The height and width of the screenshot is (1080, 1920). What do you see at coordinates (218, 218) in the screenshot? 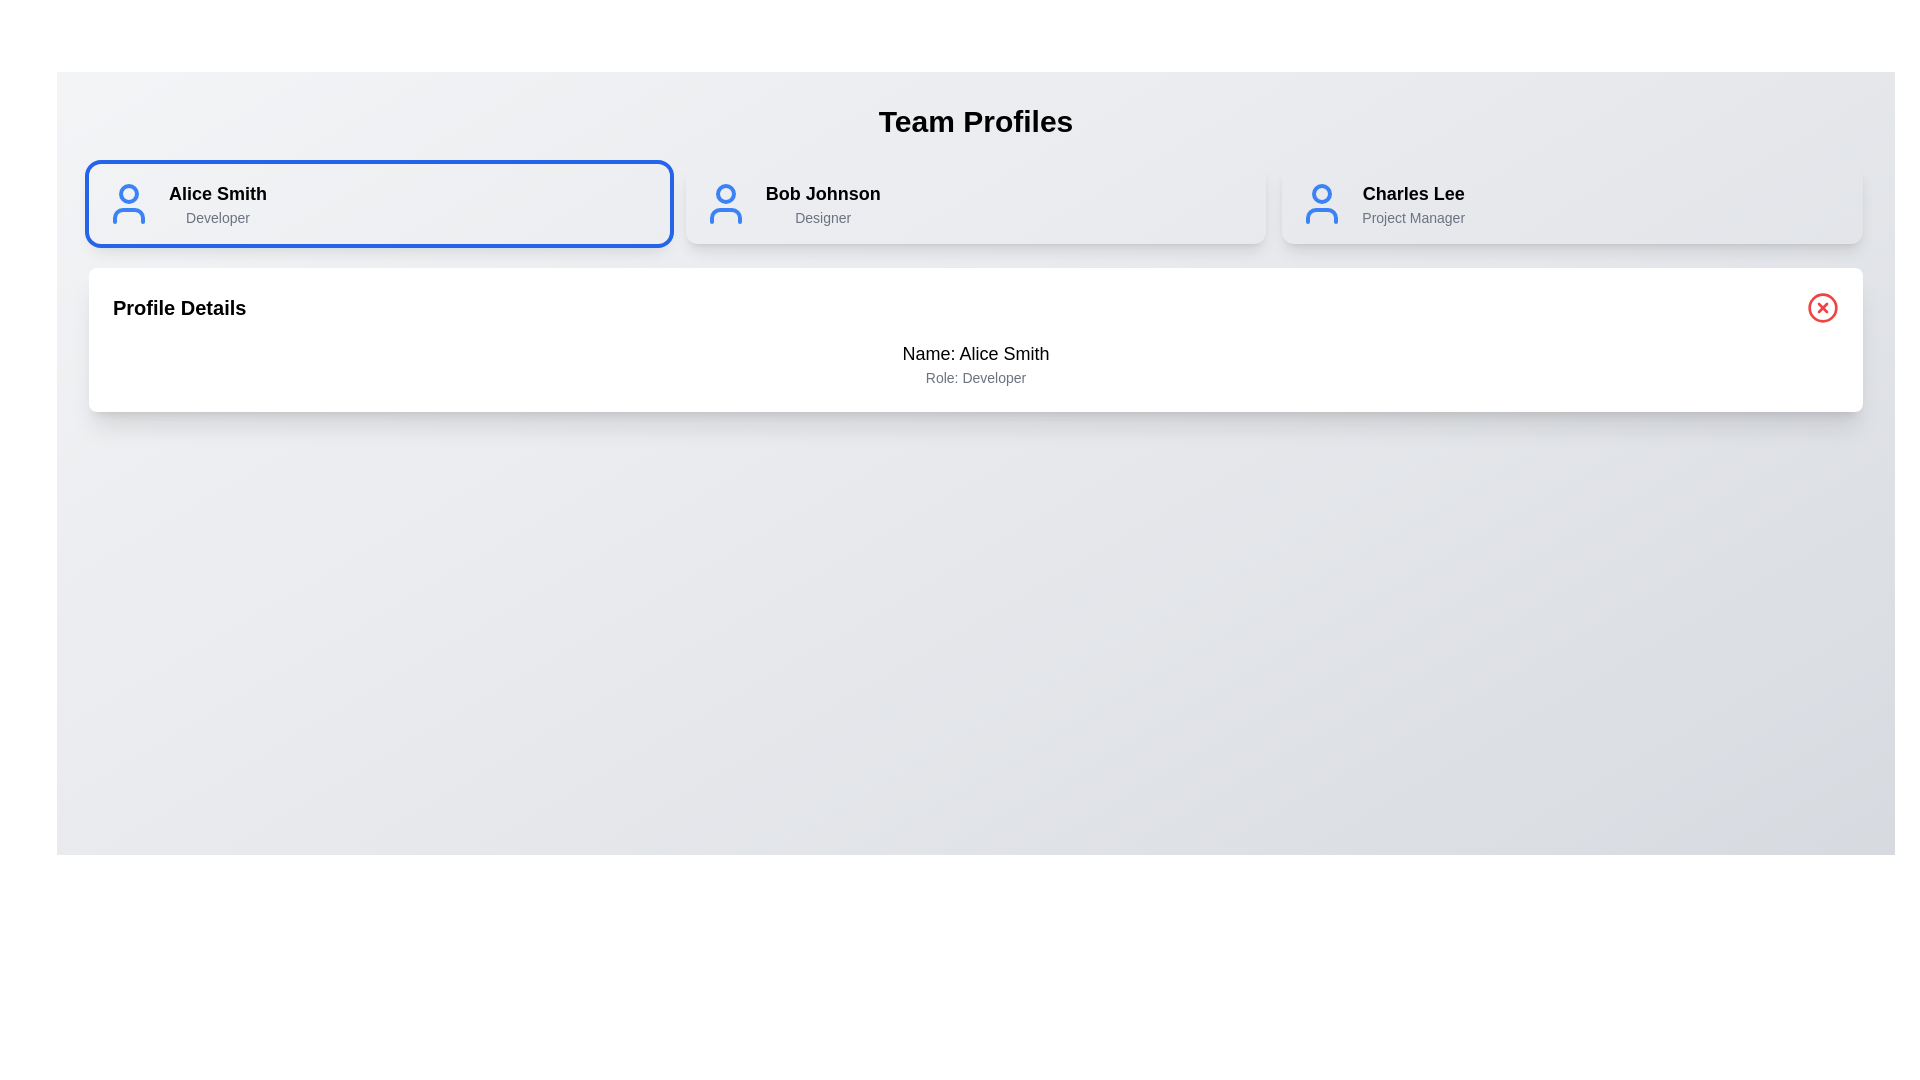
I see `the static label displaying the text 'Developer', which is styled in gray and located below the bold name 'Alice Smith' on the leftmost profile card` at bounding box center [218, 218].